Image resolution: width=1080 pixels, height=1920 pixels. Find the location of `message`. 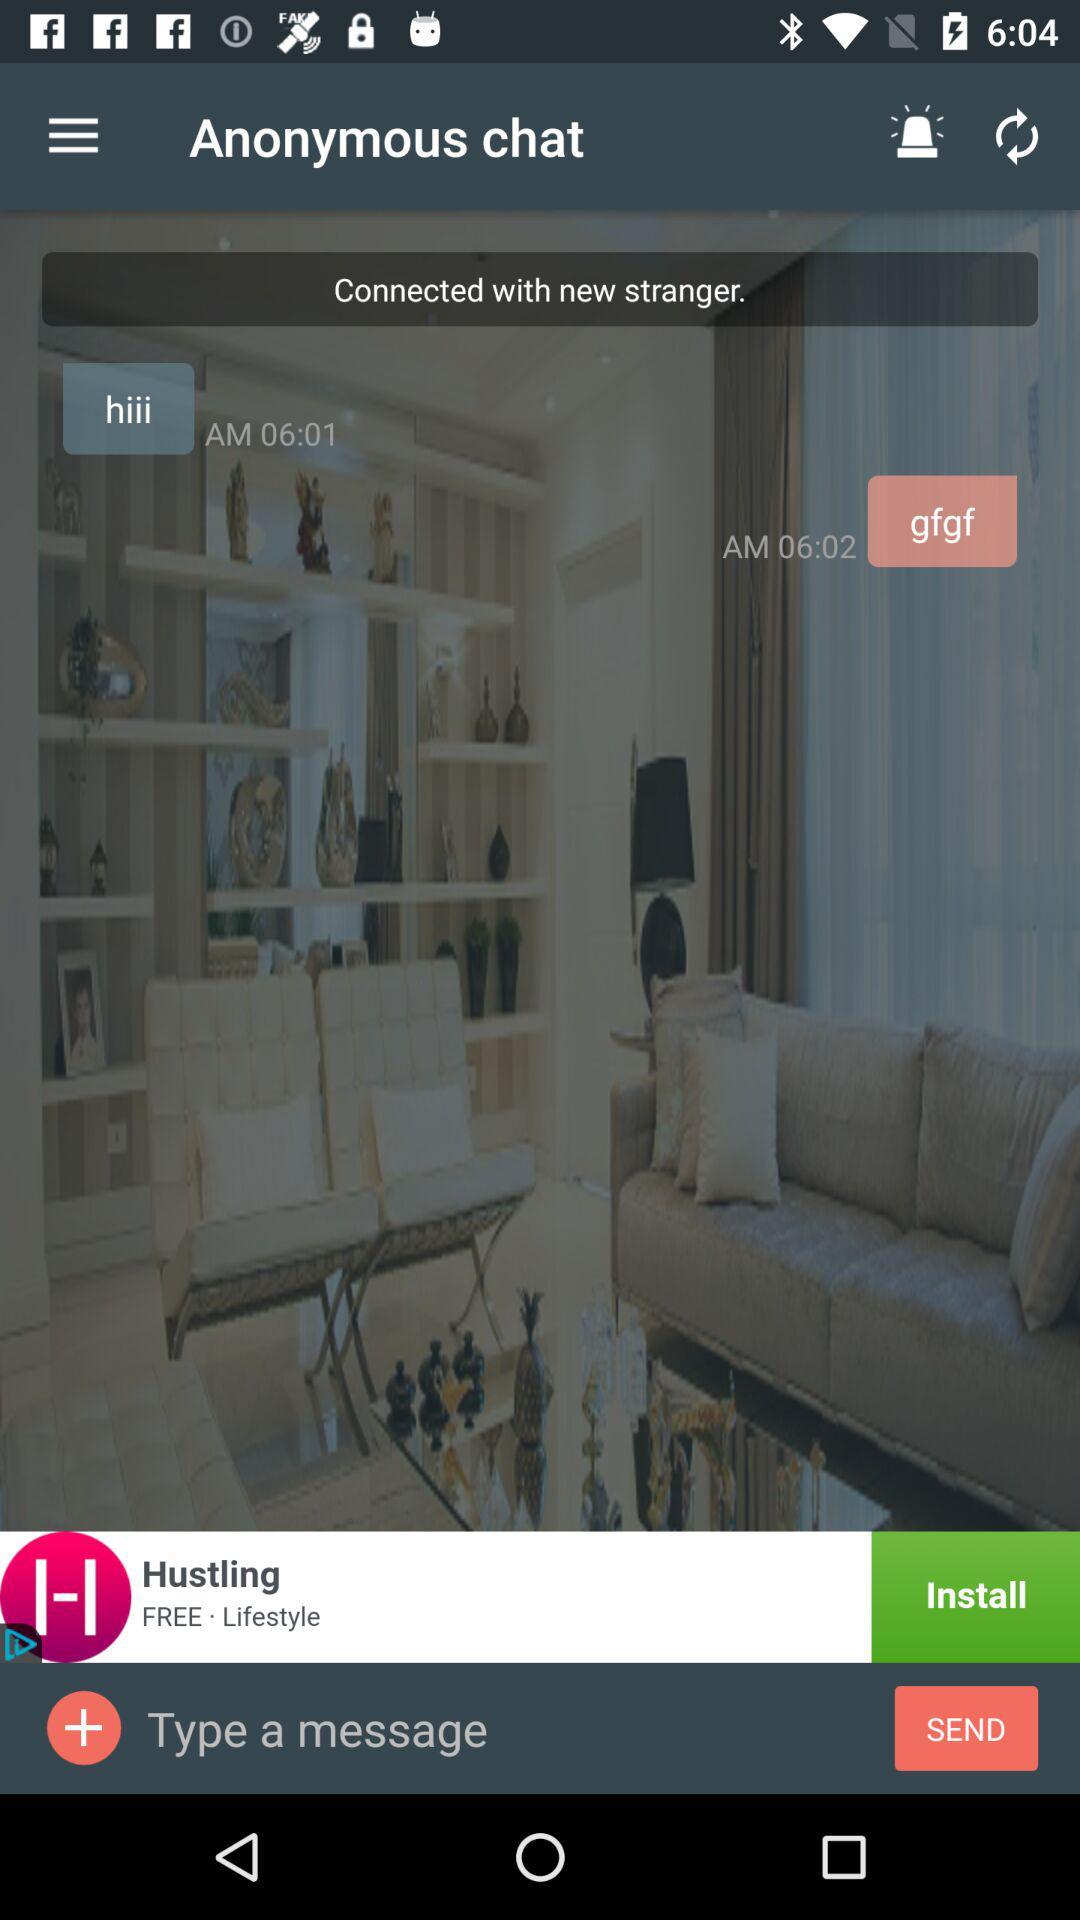

message is located at coordinates (519, 1727).